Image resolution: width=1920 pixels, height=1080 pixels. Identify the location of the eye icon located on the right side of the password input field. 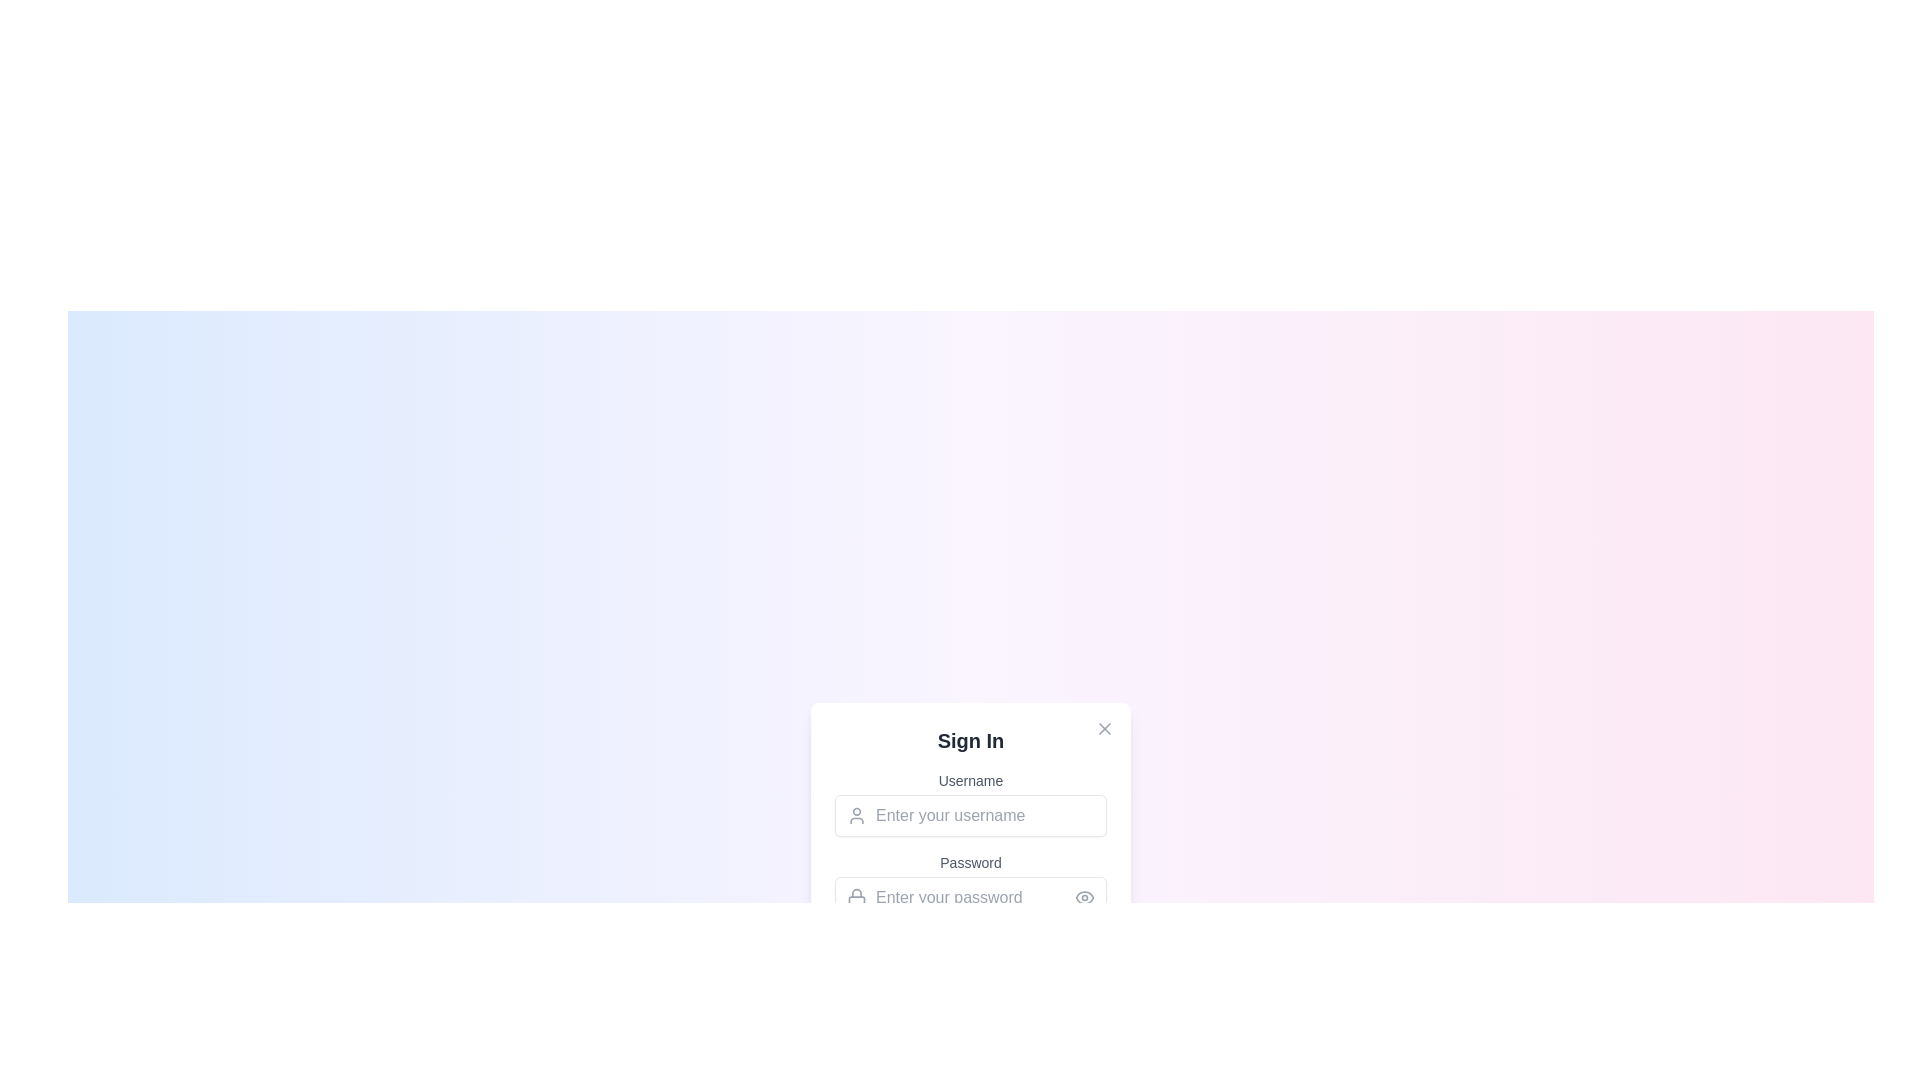
(1083, 897).